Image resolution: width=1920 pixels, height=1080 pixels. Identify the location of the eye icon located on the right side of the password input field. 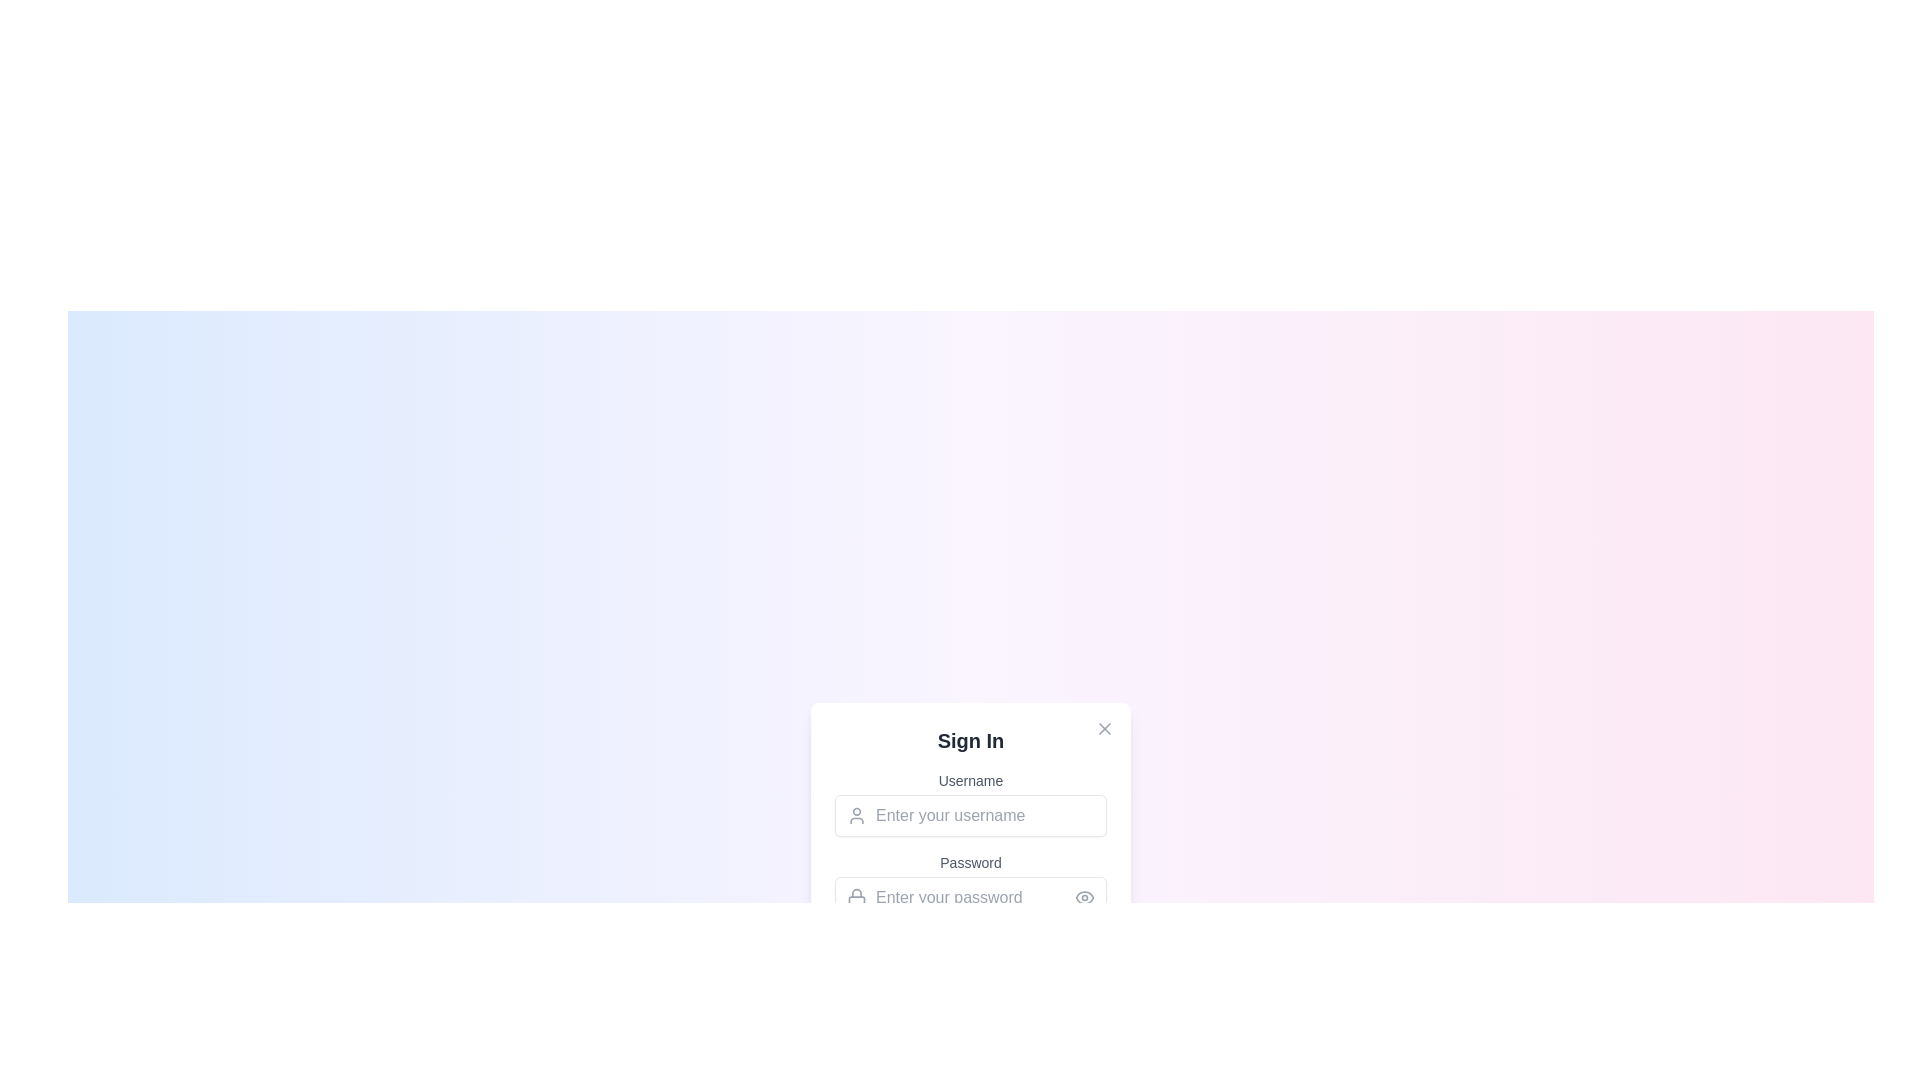
(1083, 897).